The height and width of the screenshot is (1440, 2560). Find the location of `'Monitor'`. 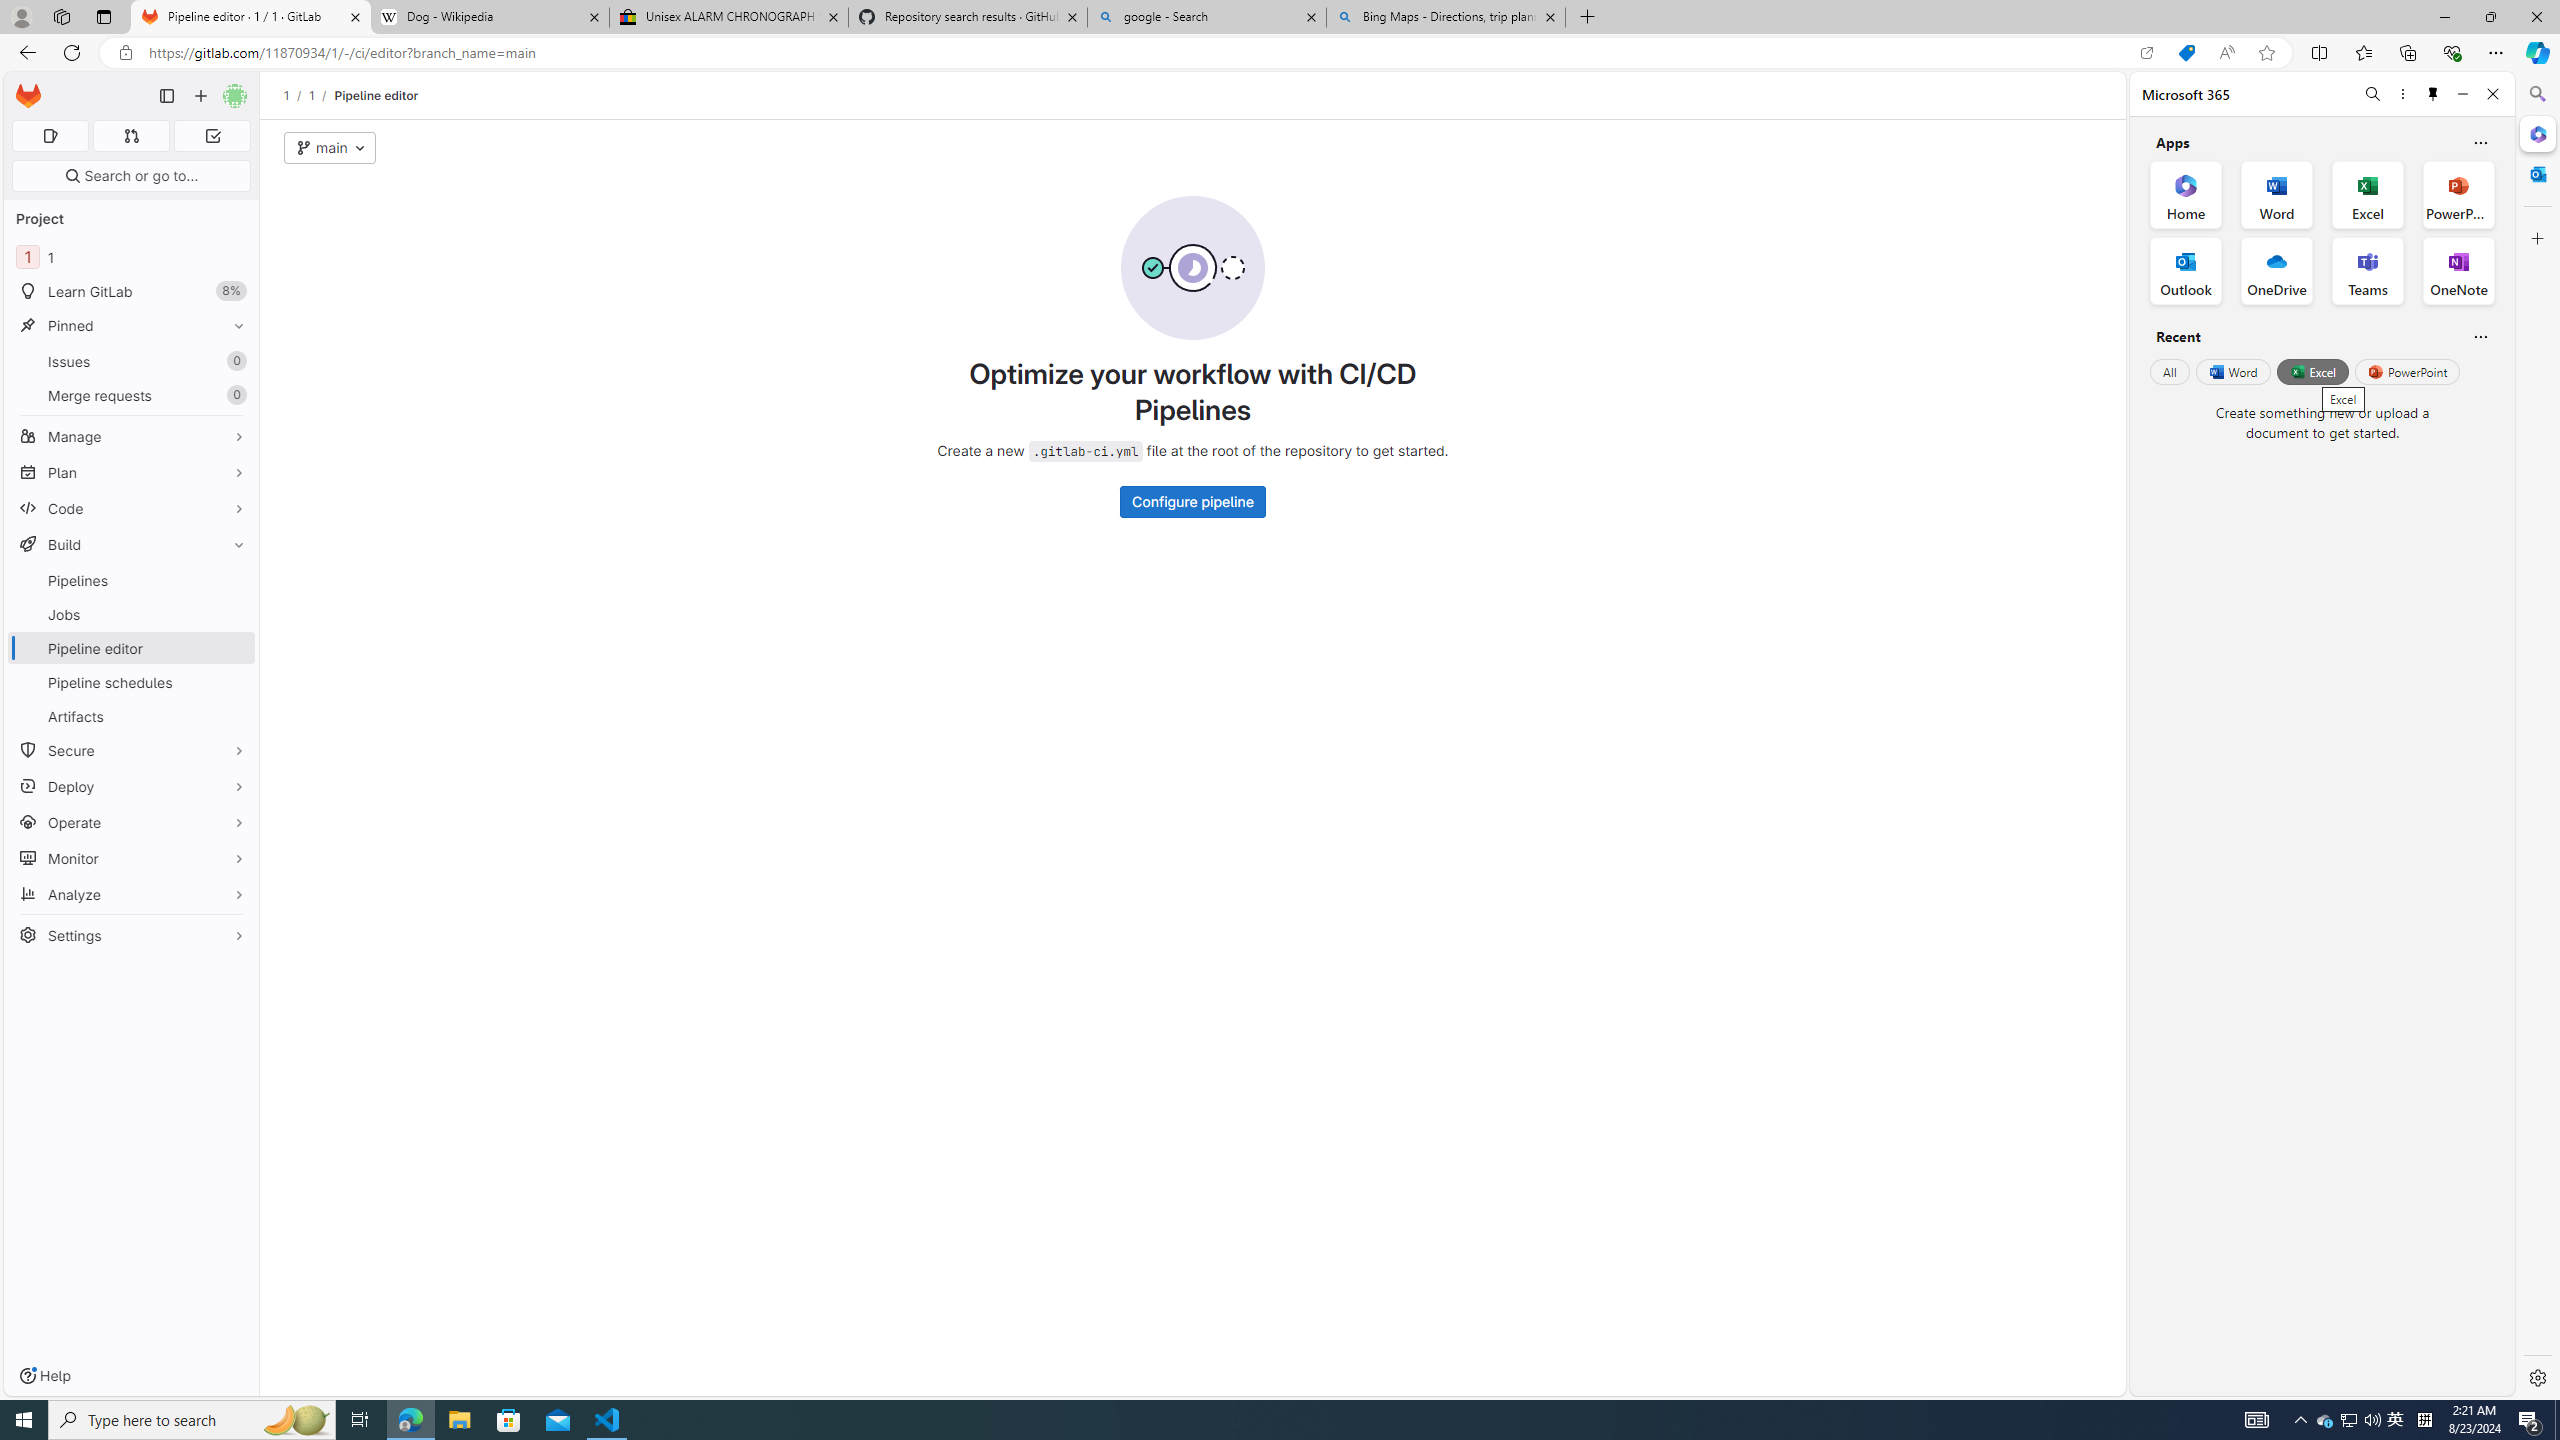

'Monitor' is located at coordinates (130, 857).